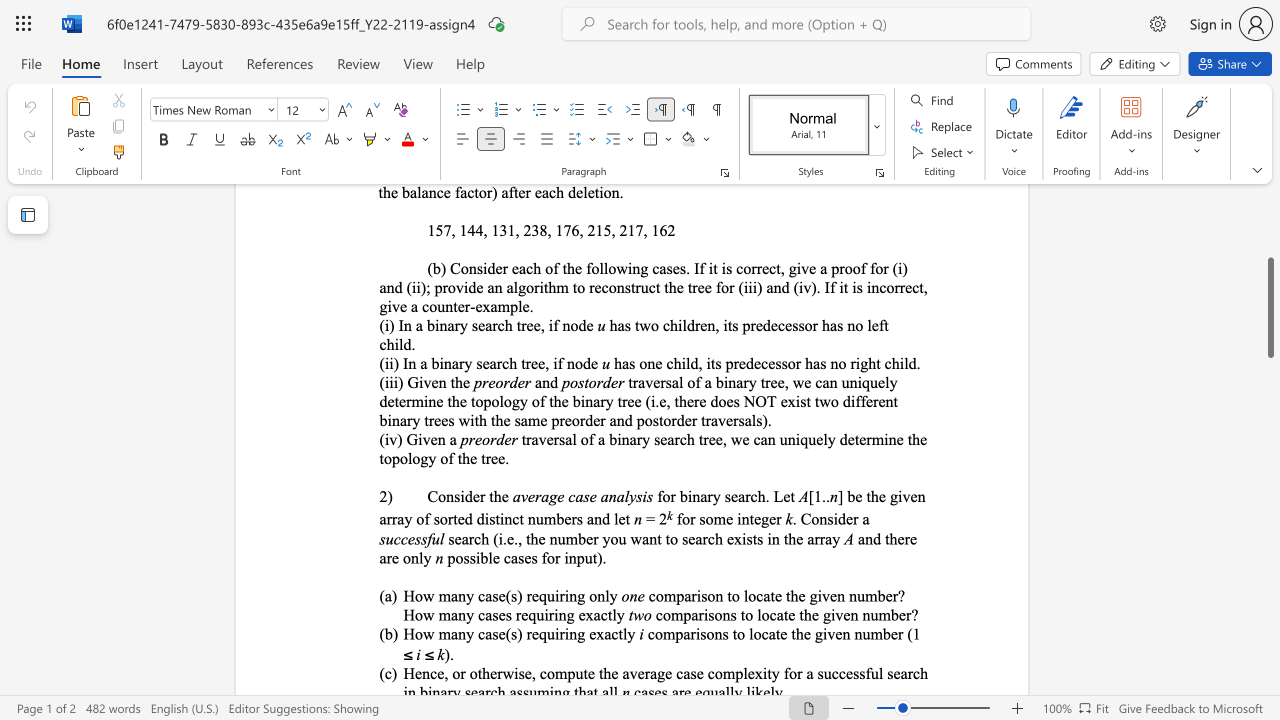 Image resolution: width=1280 pixels, height=720 pixels. Describe the element at coordinates (507, 538) in the screenshot. I see `the subset text "e." within the text "search (i.e., the number you want to search exists in the array"` at that location.